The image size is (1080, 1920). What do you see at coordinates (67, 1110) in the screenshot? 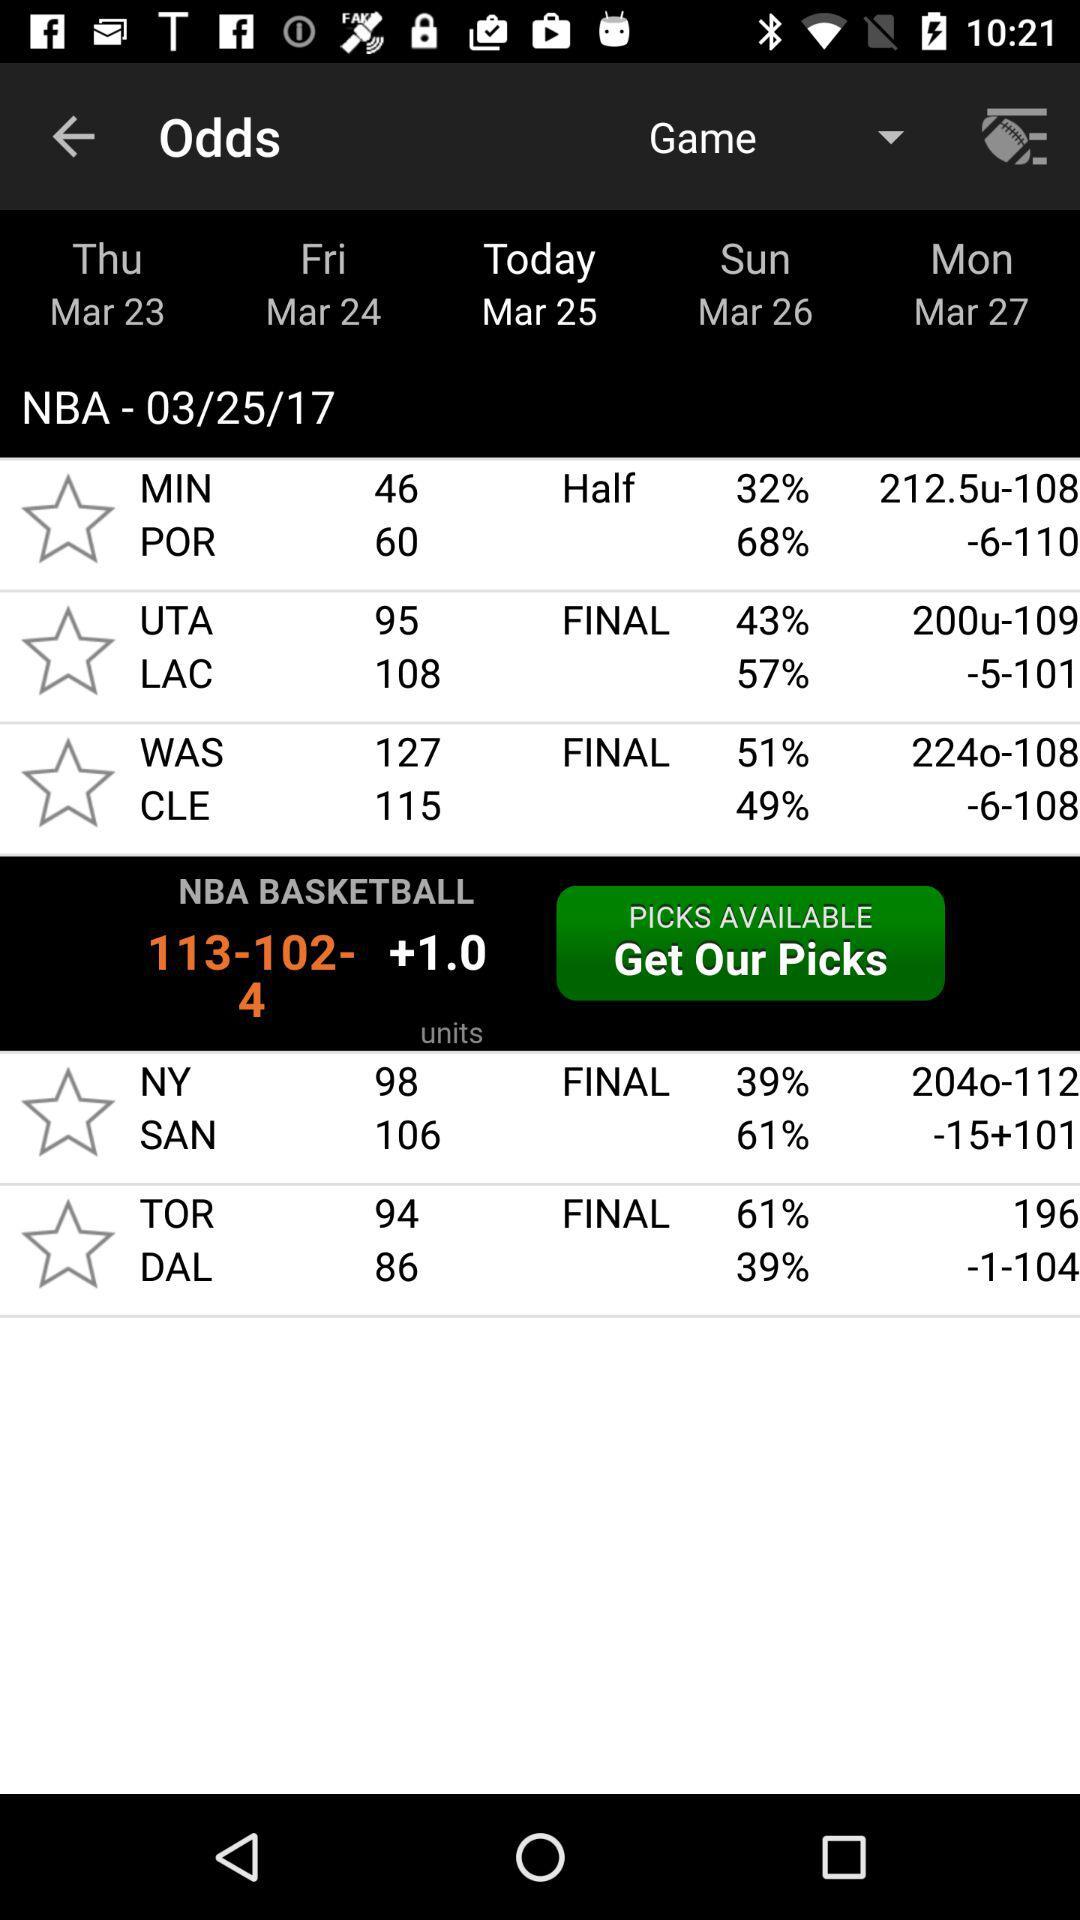
I see `bookmark game` at bounding box center [67, 1110].